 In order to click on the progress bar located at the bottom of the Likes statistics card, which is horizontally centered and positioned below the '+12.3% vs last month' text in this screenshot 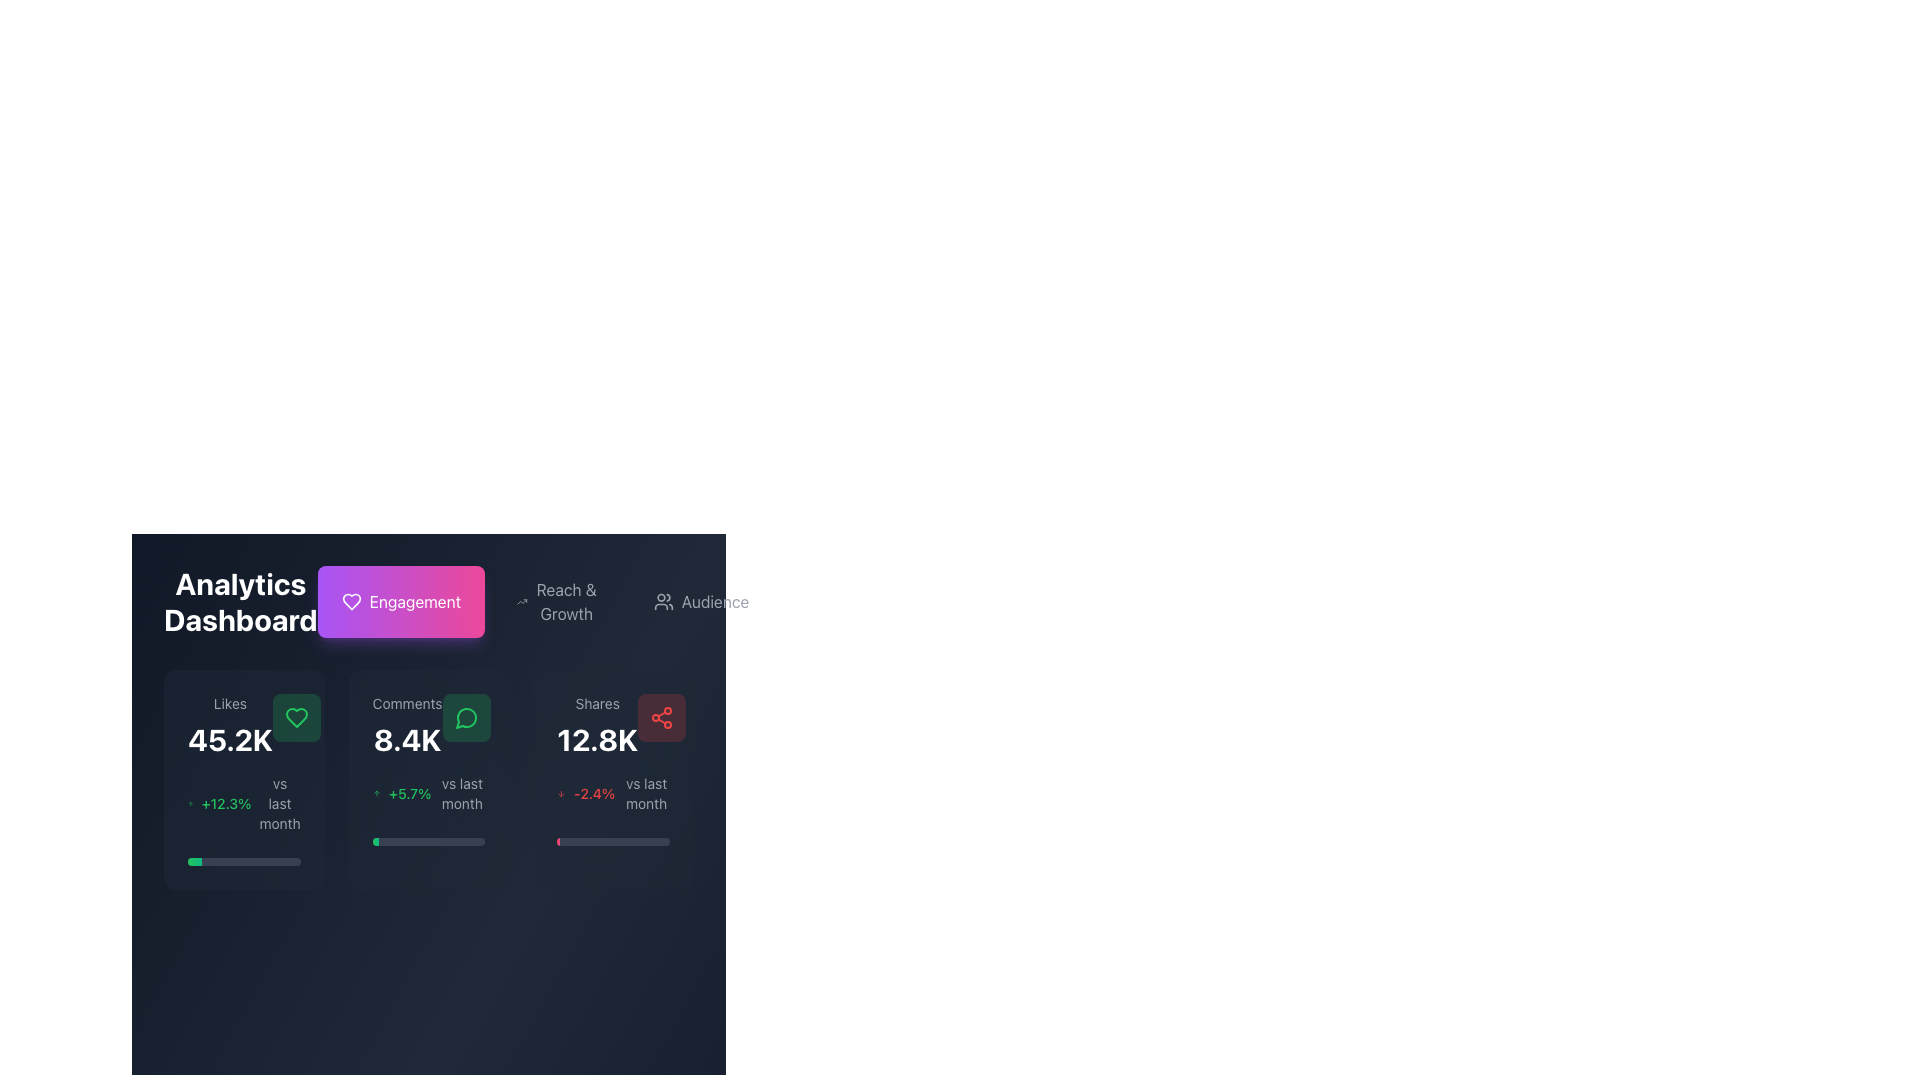, I will do `click(243, 860)`.